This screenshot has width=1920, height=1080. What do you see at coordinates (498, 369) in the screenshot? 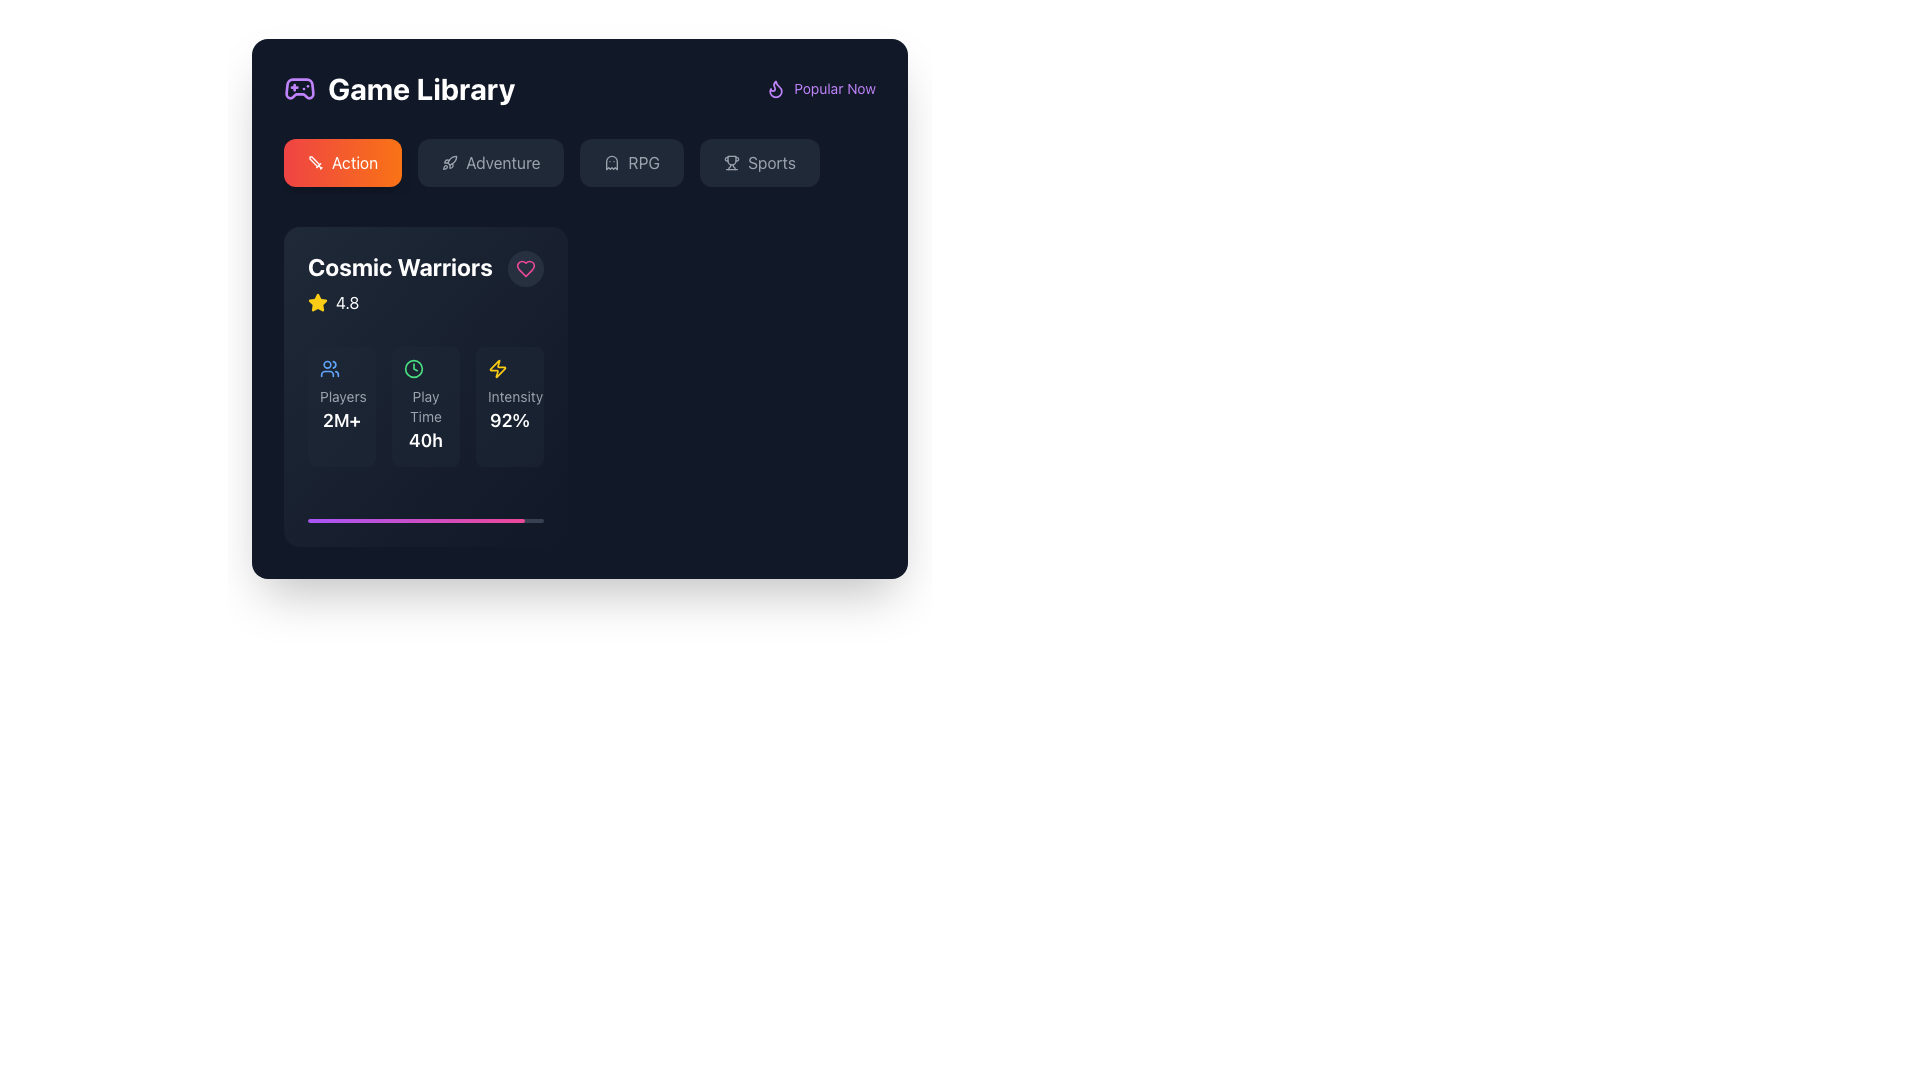
I see `the yellow lightning bolt icon within the 'Intensity 92%' section of the 'Cosmic Warriors' card to associate it with the textual context` at bounding box center [498, 369].